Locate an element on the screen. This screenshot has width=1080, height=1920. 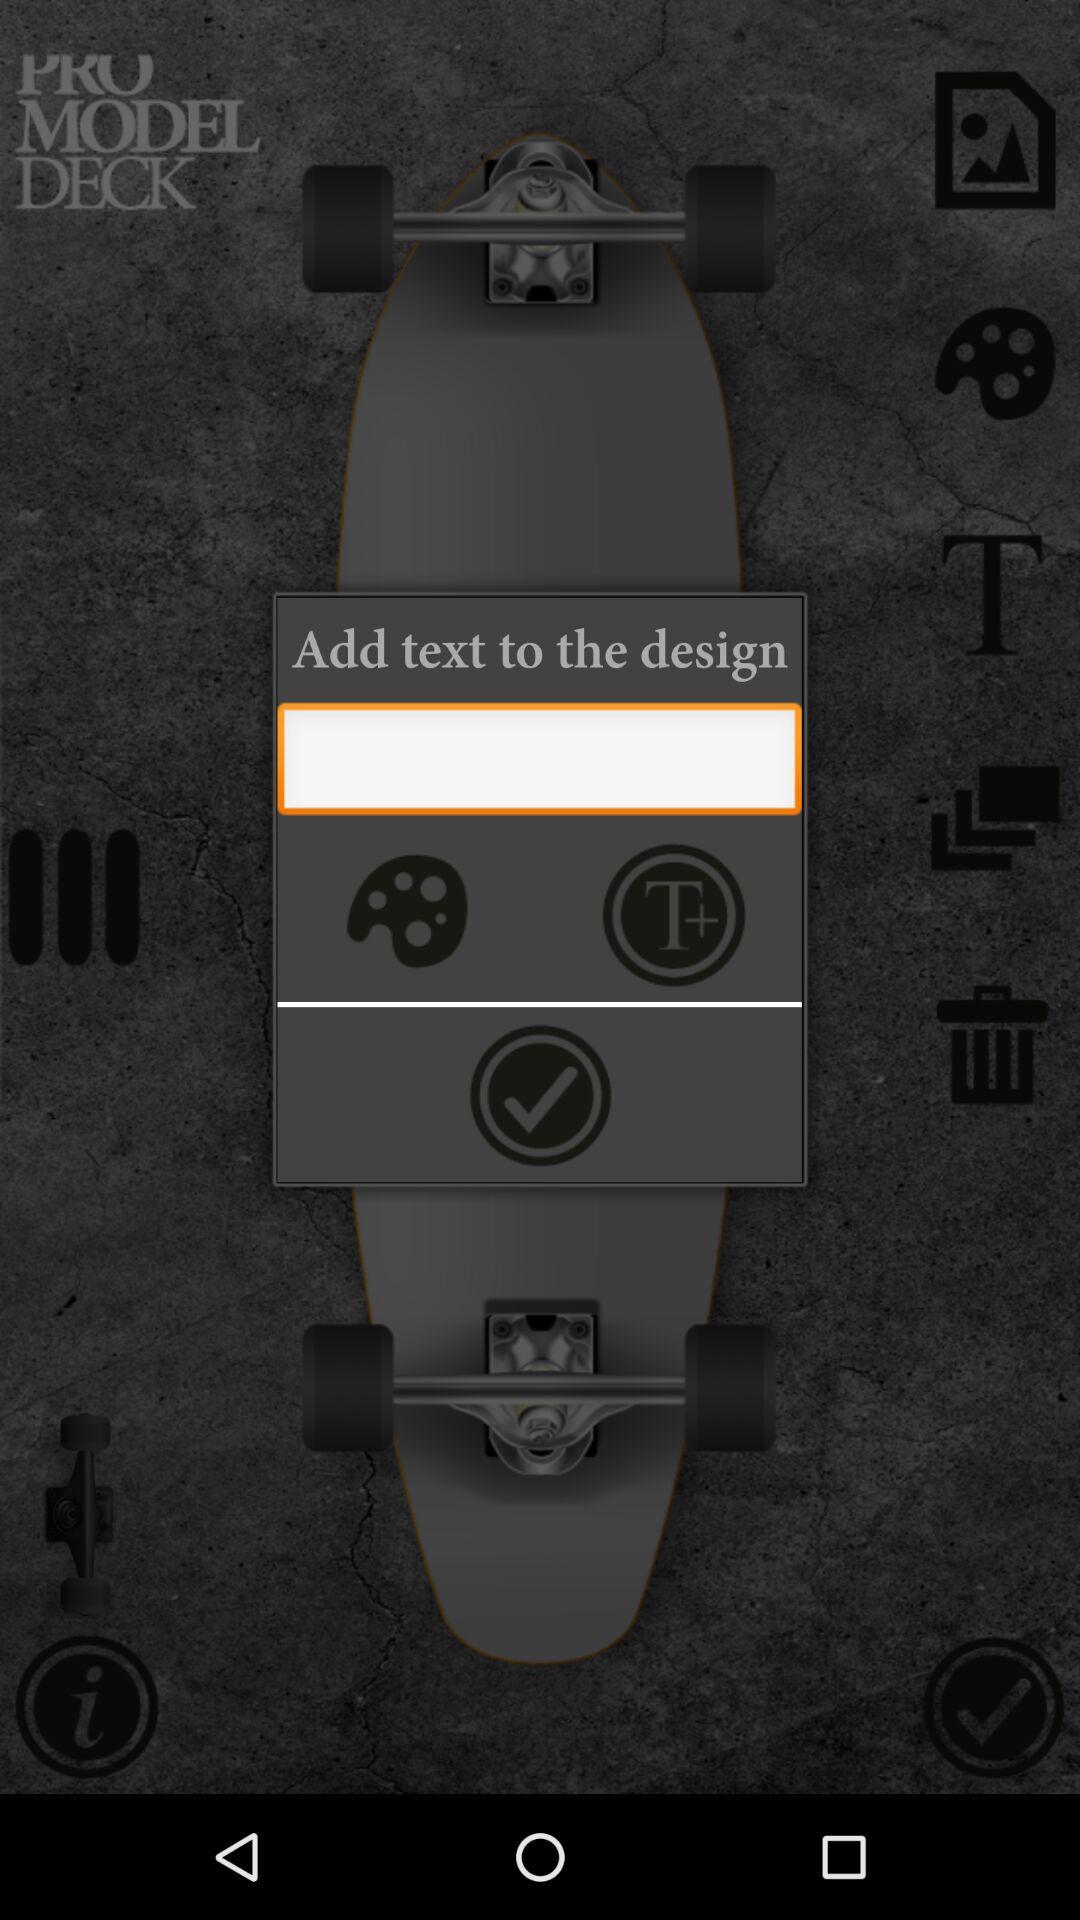
advance is located at coordinates (538, 1093).